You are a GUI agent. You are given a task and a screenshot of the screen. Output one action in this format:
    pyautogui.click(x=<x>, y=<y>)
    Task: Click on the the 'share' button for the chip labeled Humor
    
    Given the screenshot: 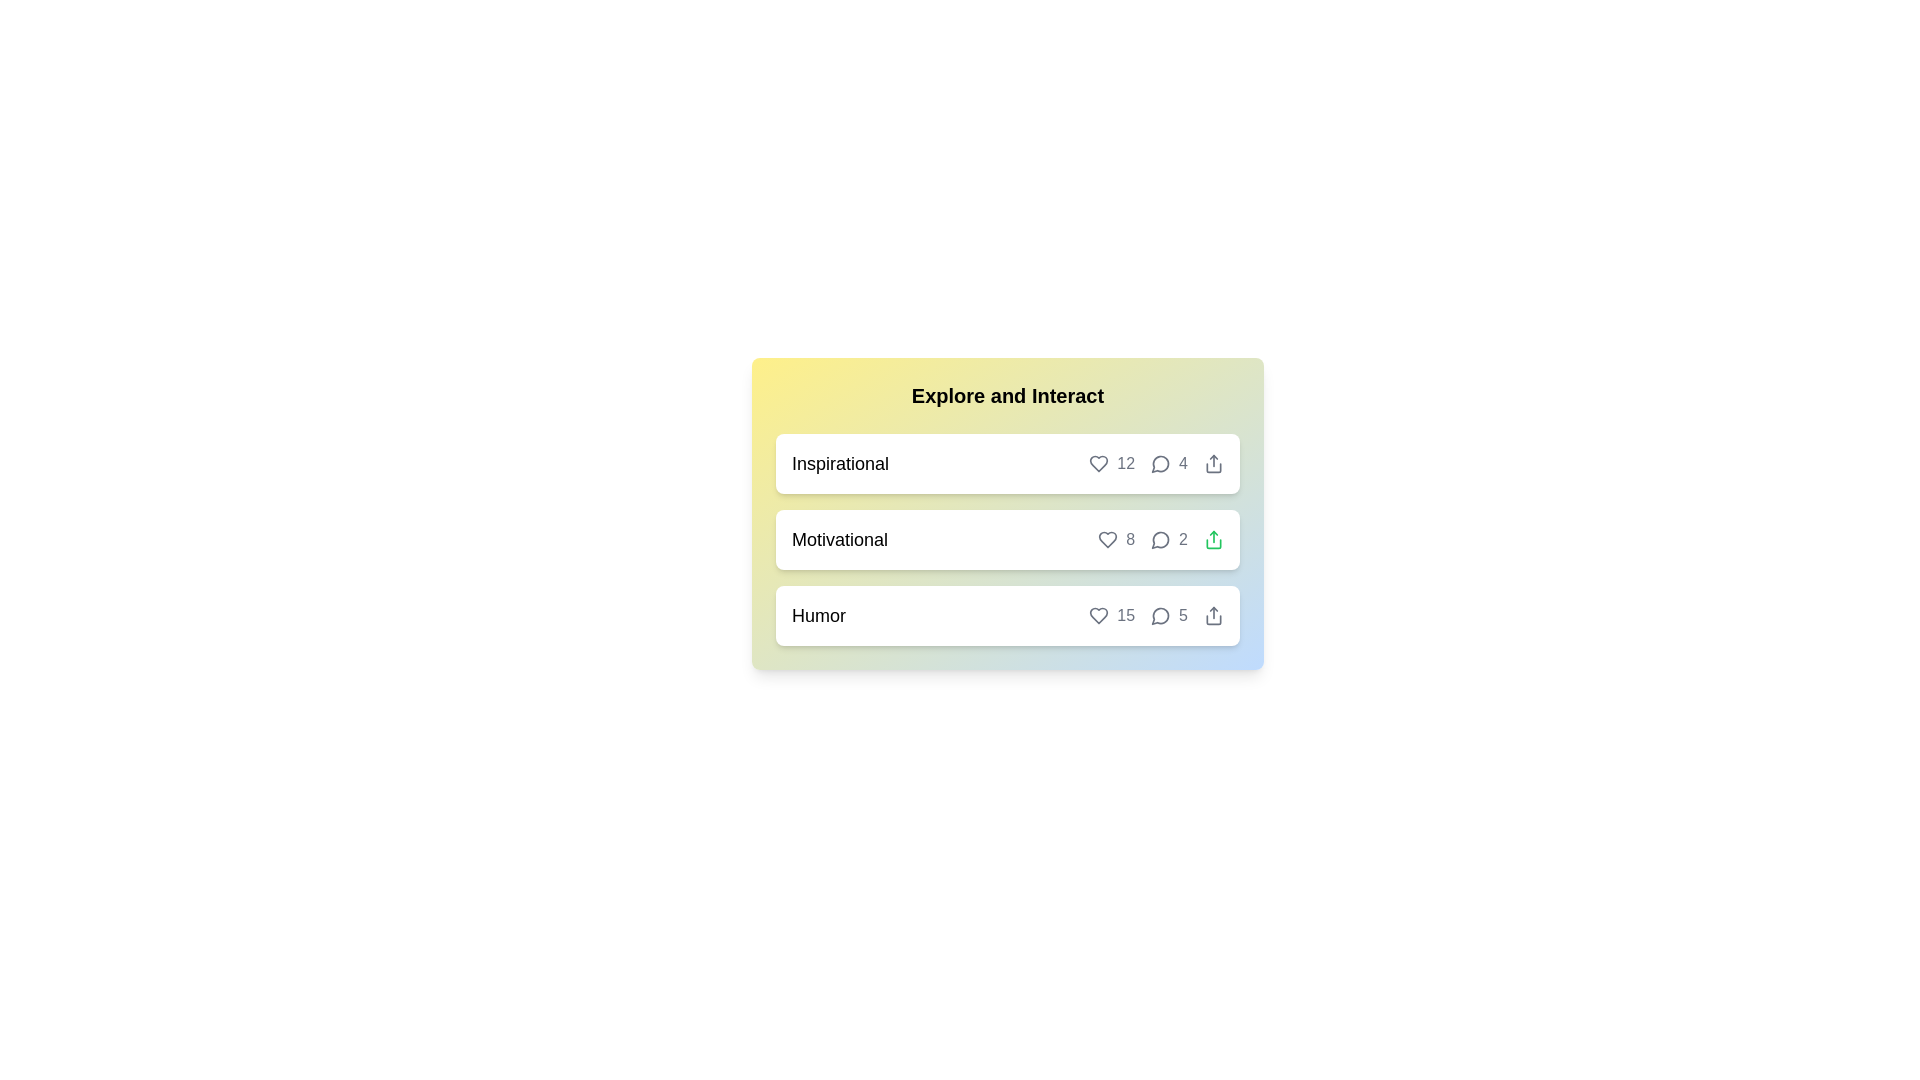 What is the action you would take?
    pyautogui.click(x=1213, y=615)
    